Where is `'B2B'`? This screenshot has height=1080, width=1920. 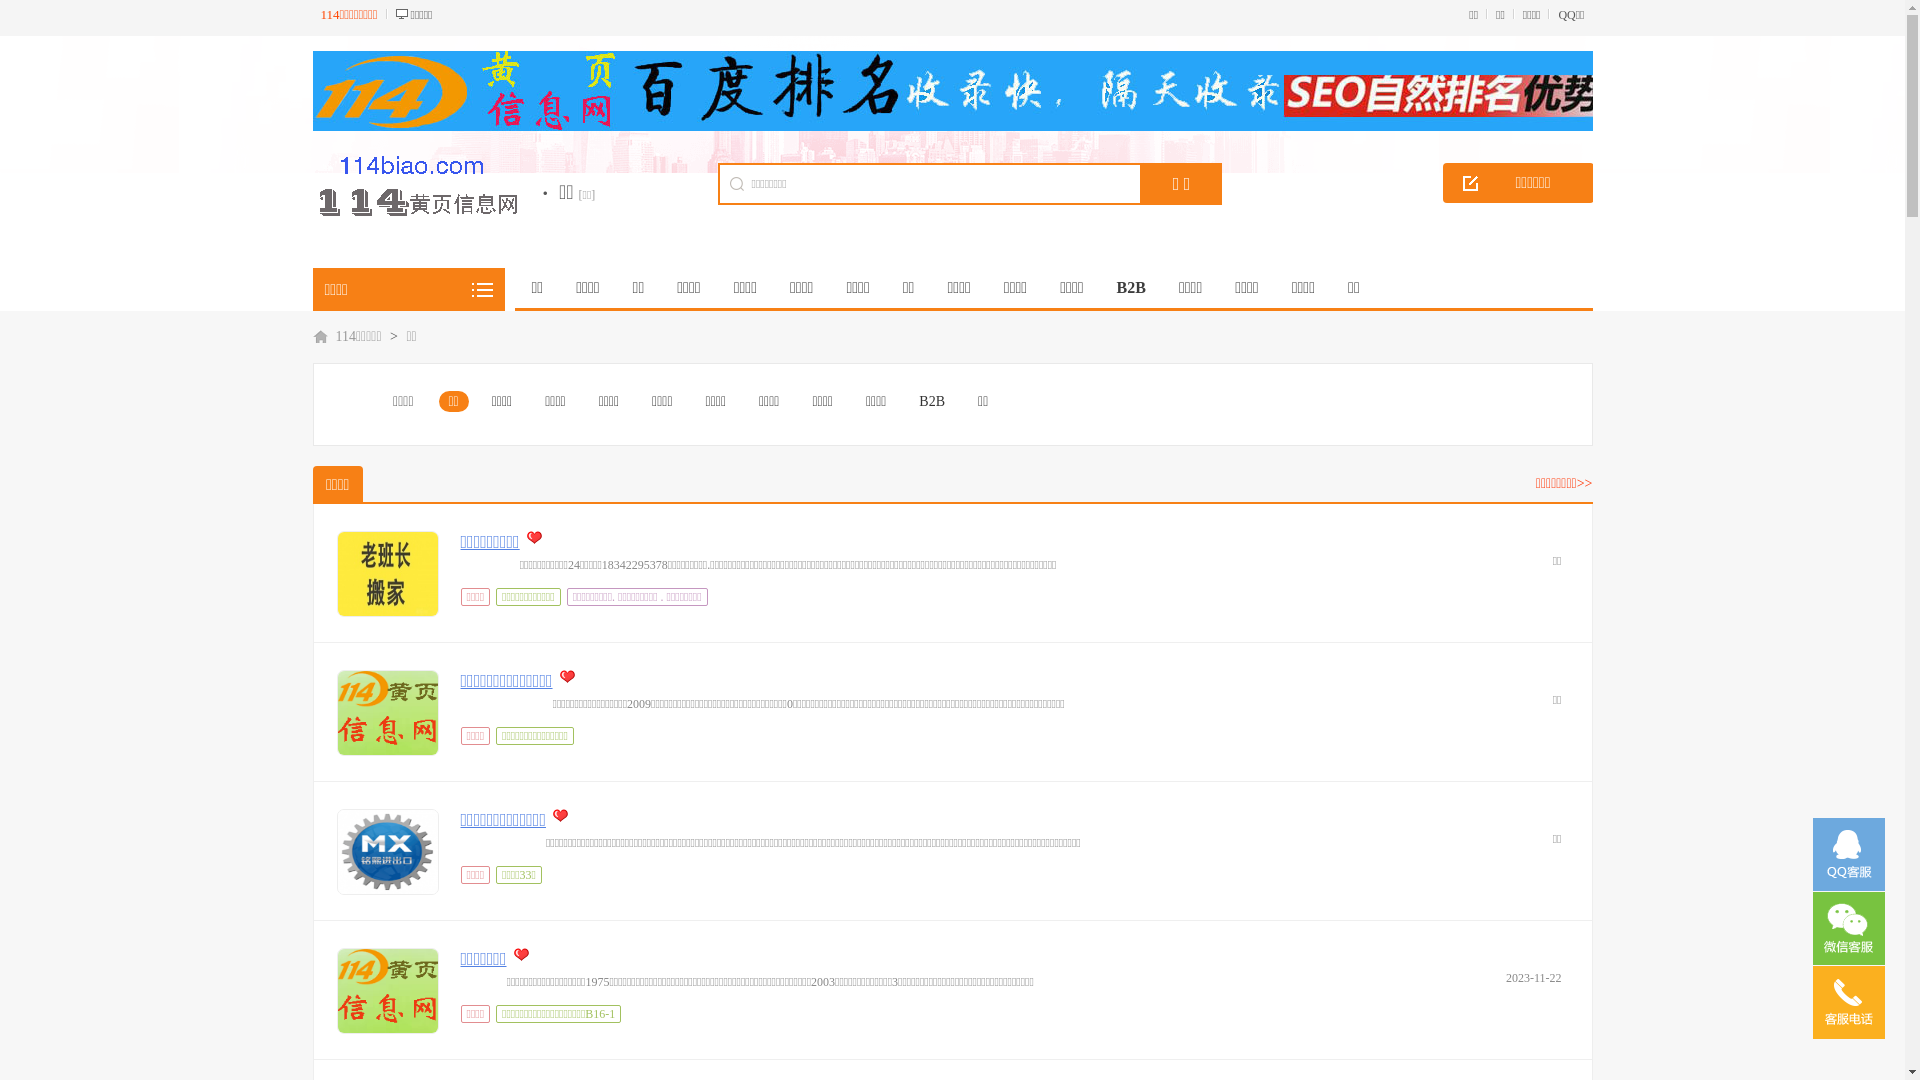
'B2B' is located at coordinates (930, 401).